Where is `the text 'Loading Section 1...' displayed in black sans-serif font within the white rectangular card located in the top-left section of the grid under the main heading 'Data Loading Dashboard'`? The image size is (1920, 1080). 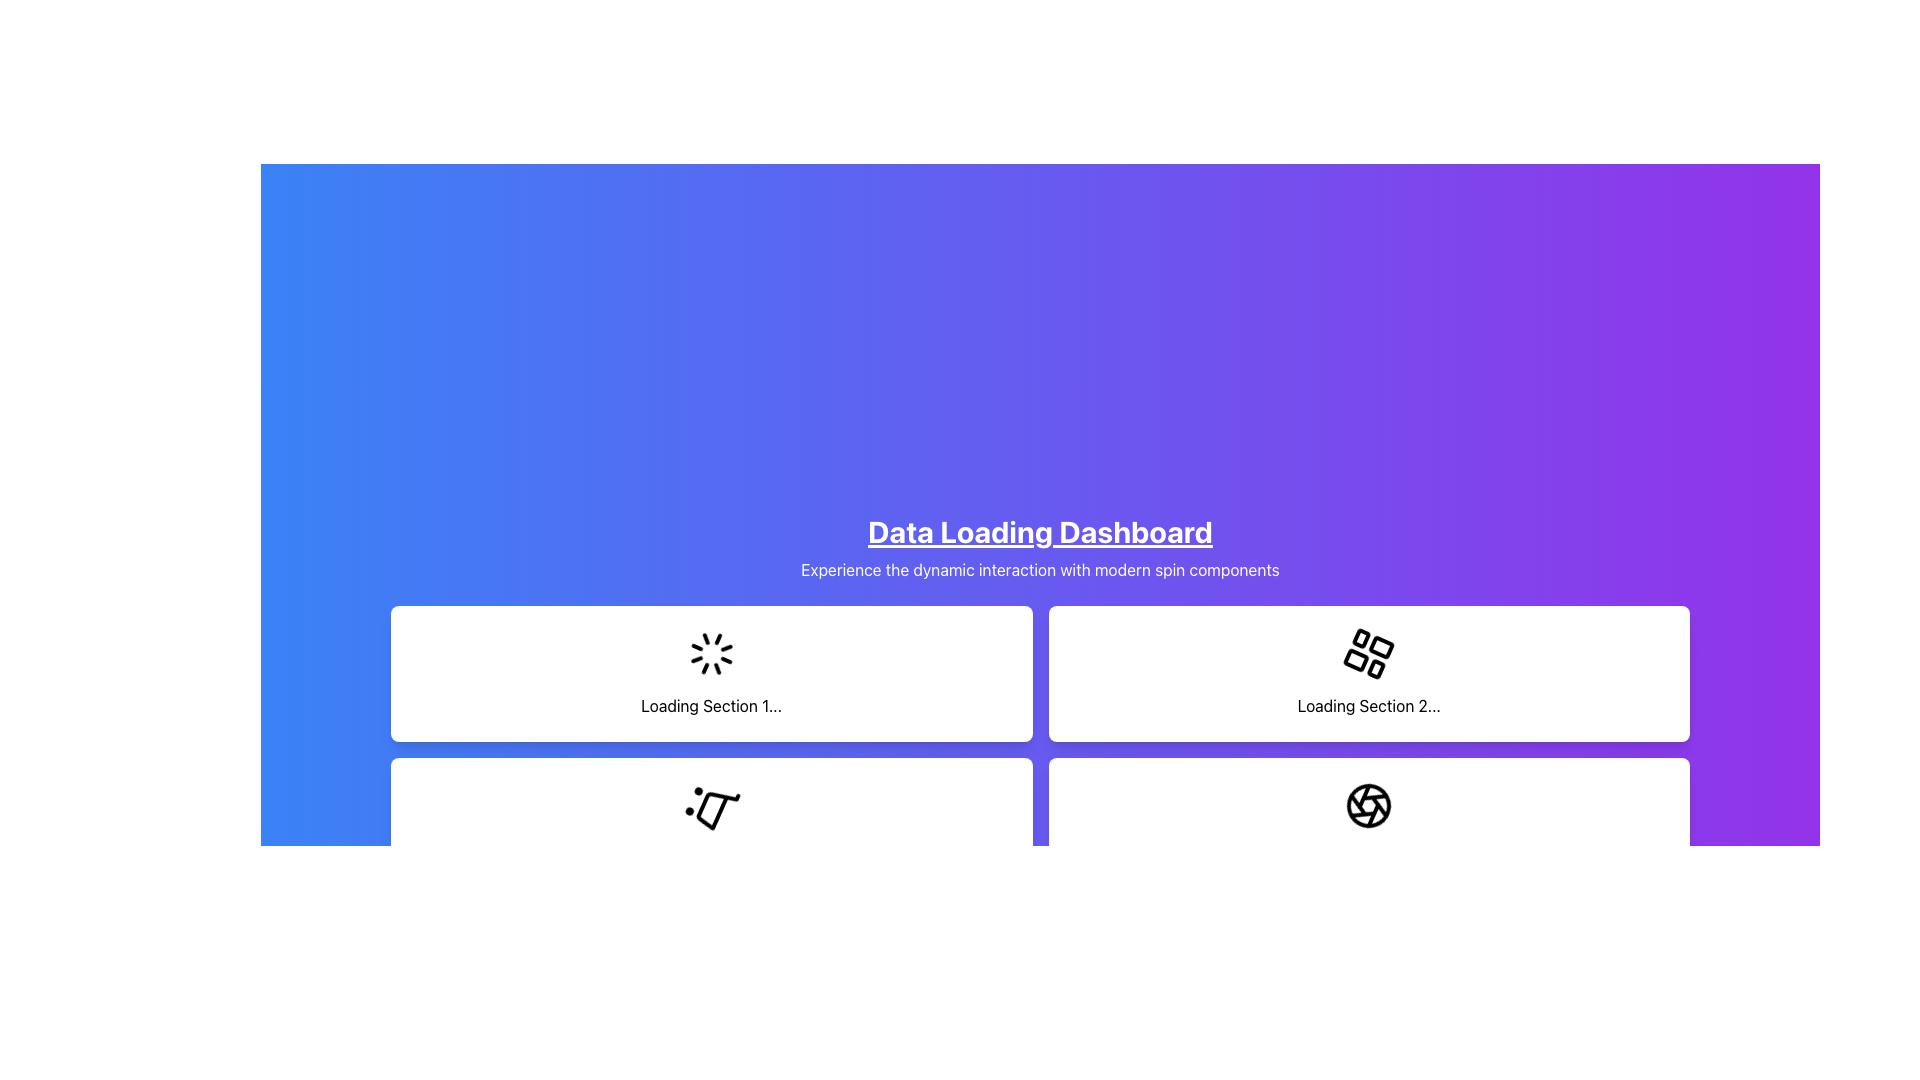
the text 'Loading Section 1...' displayed in black sans-serif font within the white rectangular card located in the top-left section of the grid under the main heading 'Data Loading Dashboard' is located at coordinates (711, 704).